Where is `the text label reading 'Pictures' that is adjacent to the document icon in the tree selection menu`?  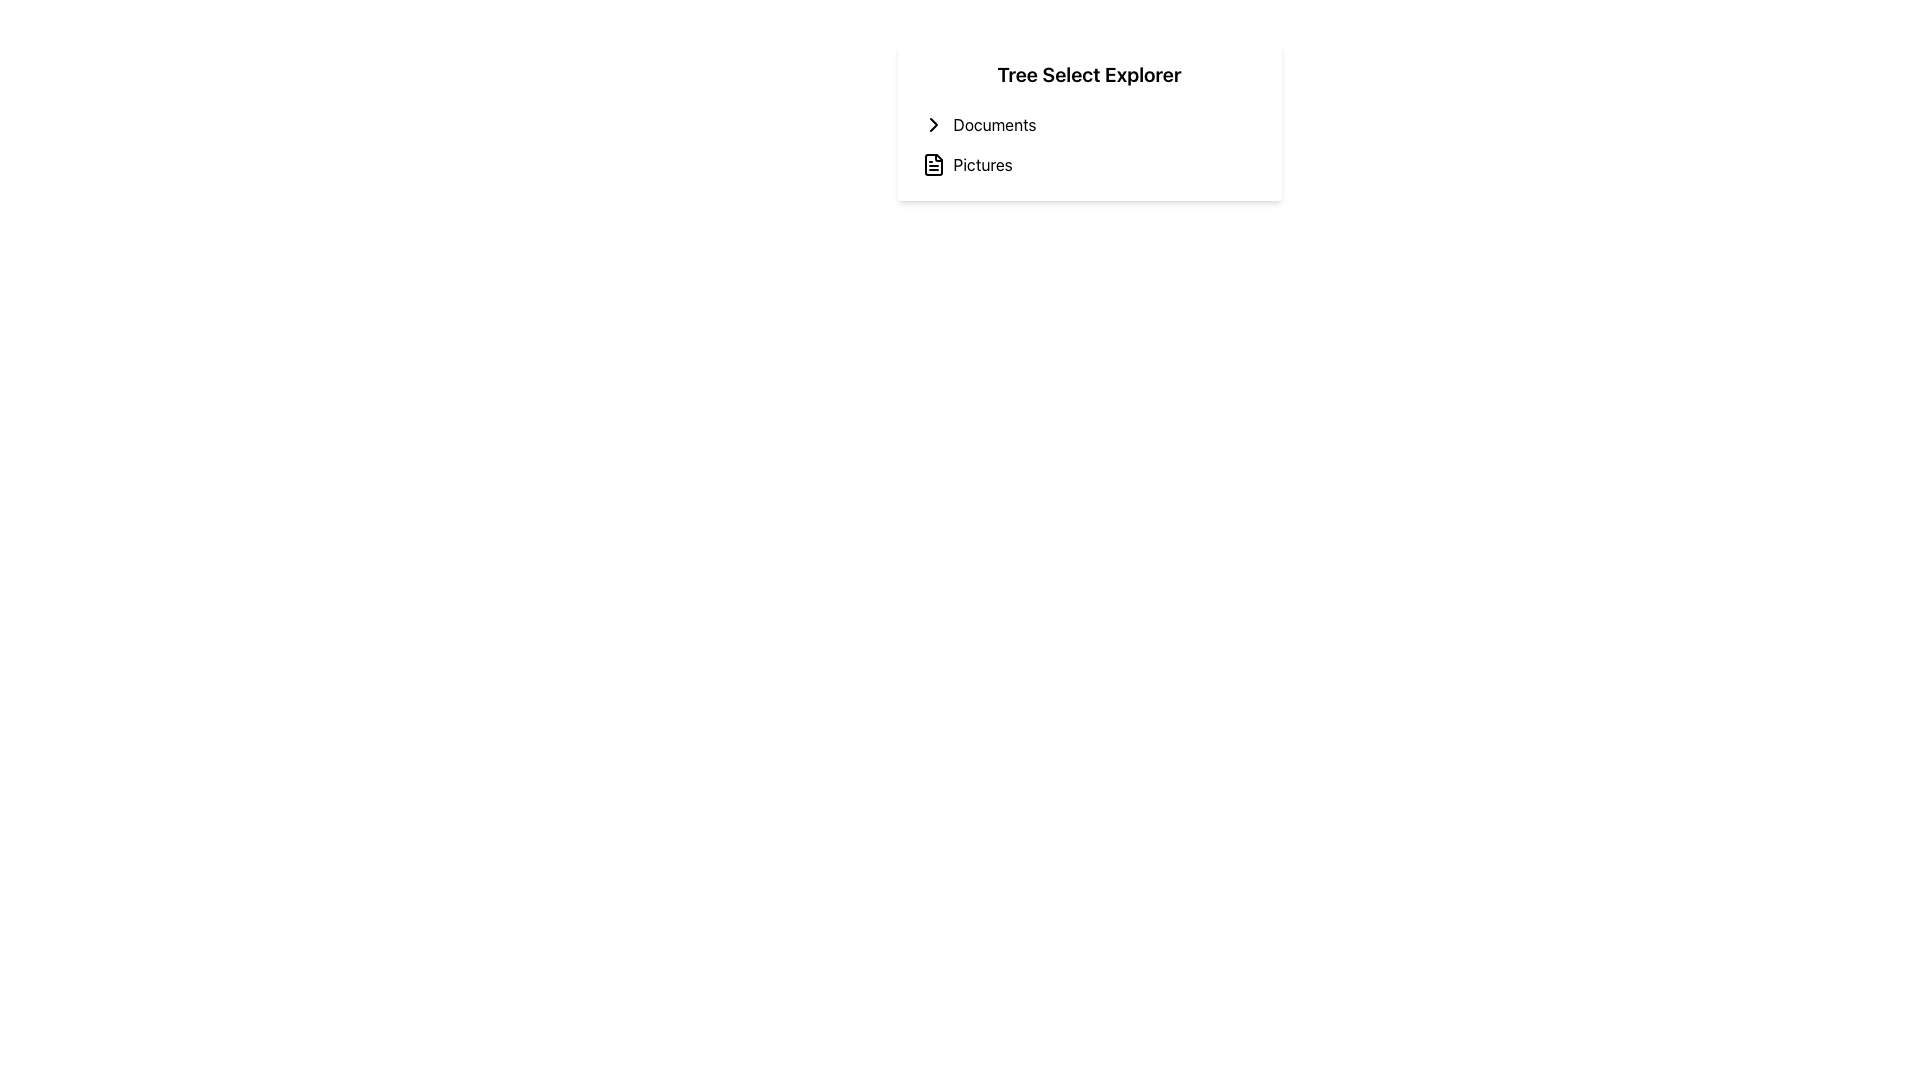
the text label reading 'Pictures' that is adjacent to the document icon in the tree selection menu is located at coordinates (983, 164).